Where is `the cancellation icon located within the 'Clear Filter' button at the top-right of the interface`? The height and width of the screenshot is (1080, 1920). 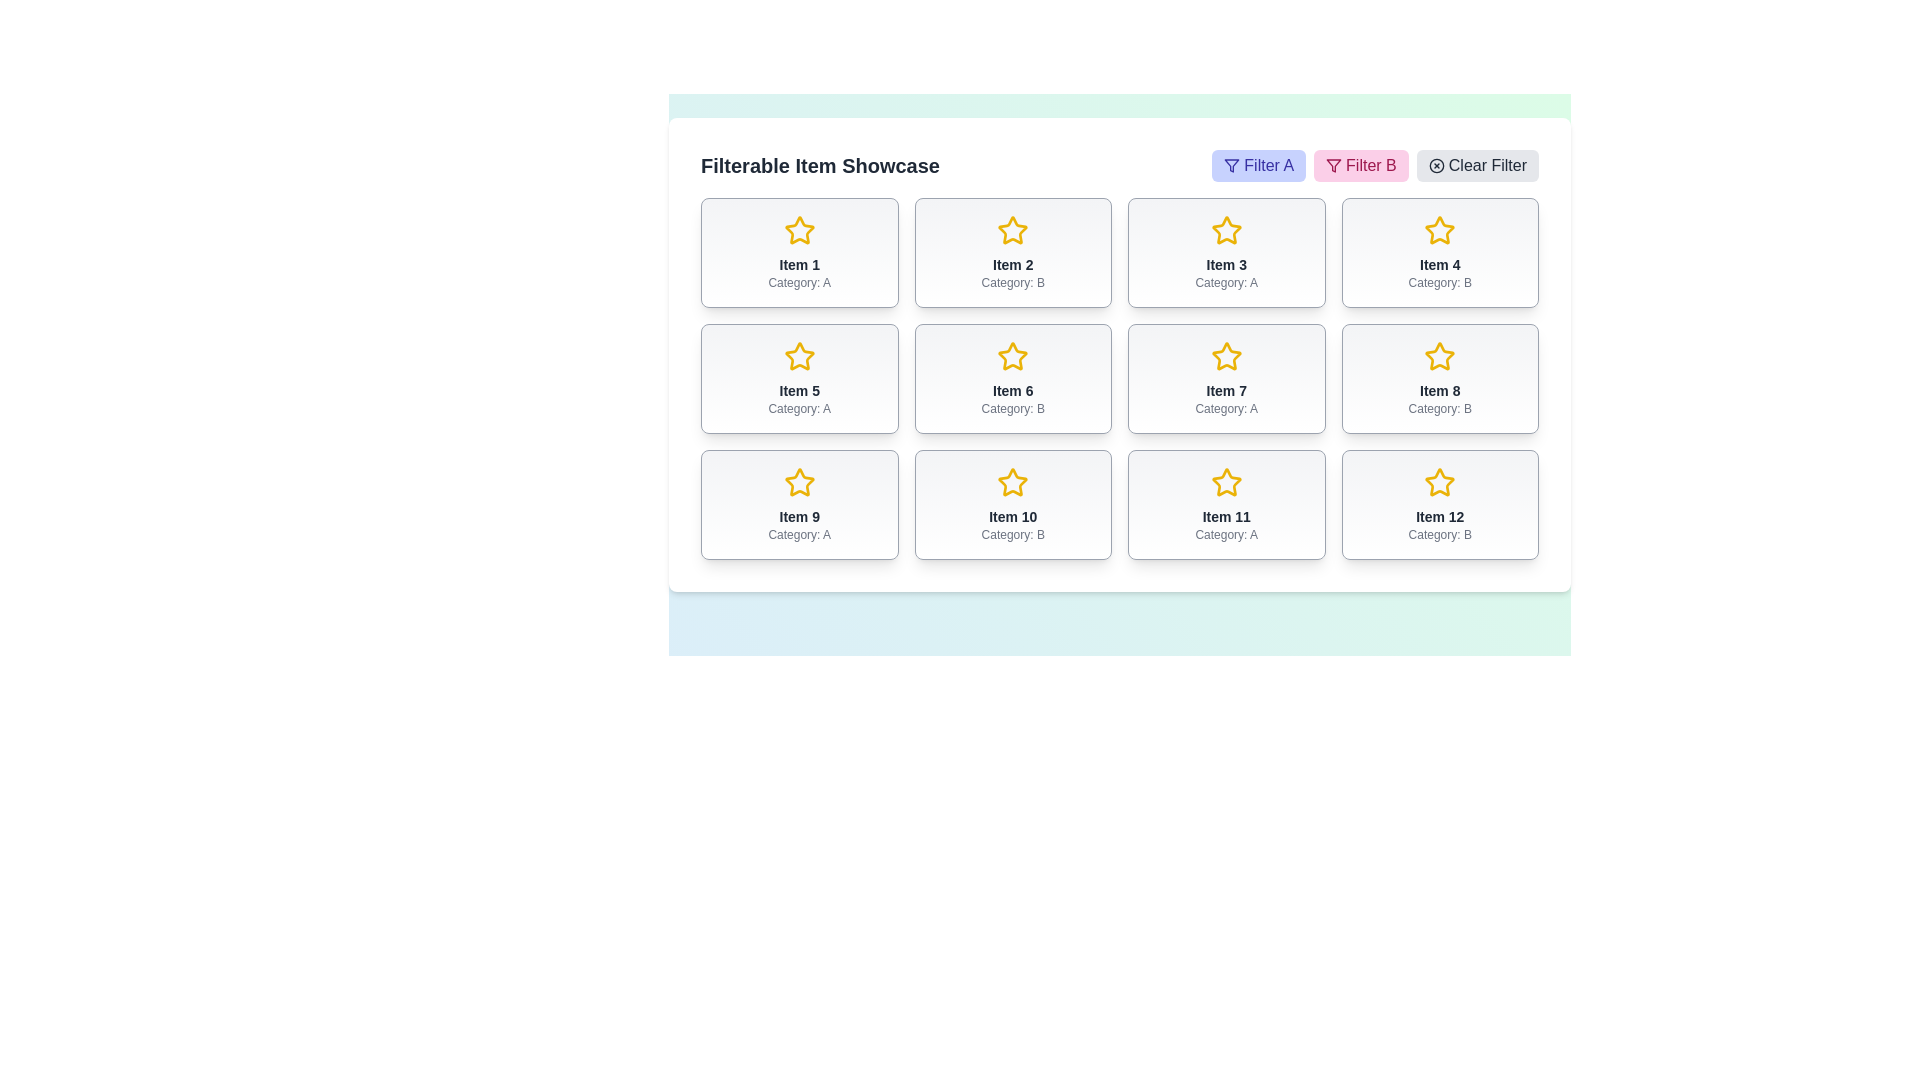
the cancellation icon located within the 'Clear Filter' button at the top-right of the interface is located at coordinates (1435, 164).